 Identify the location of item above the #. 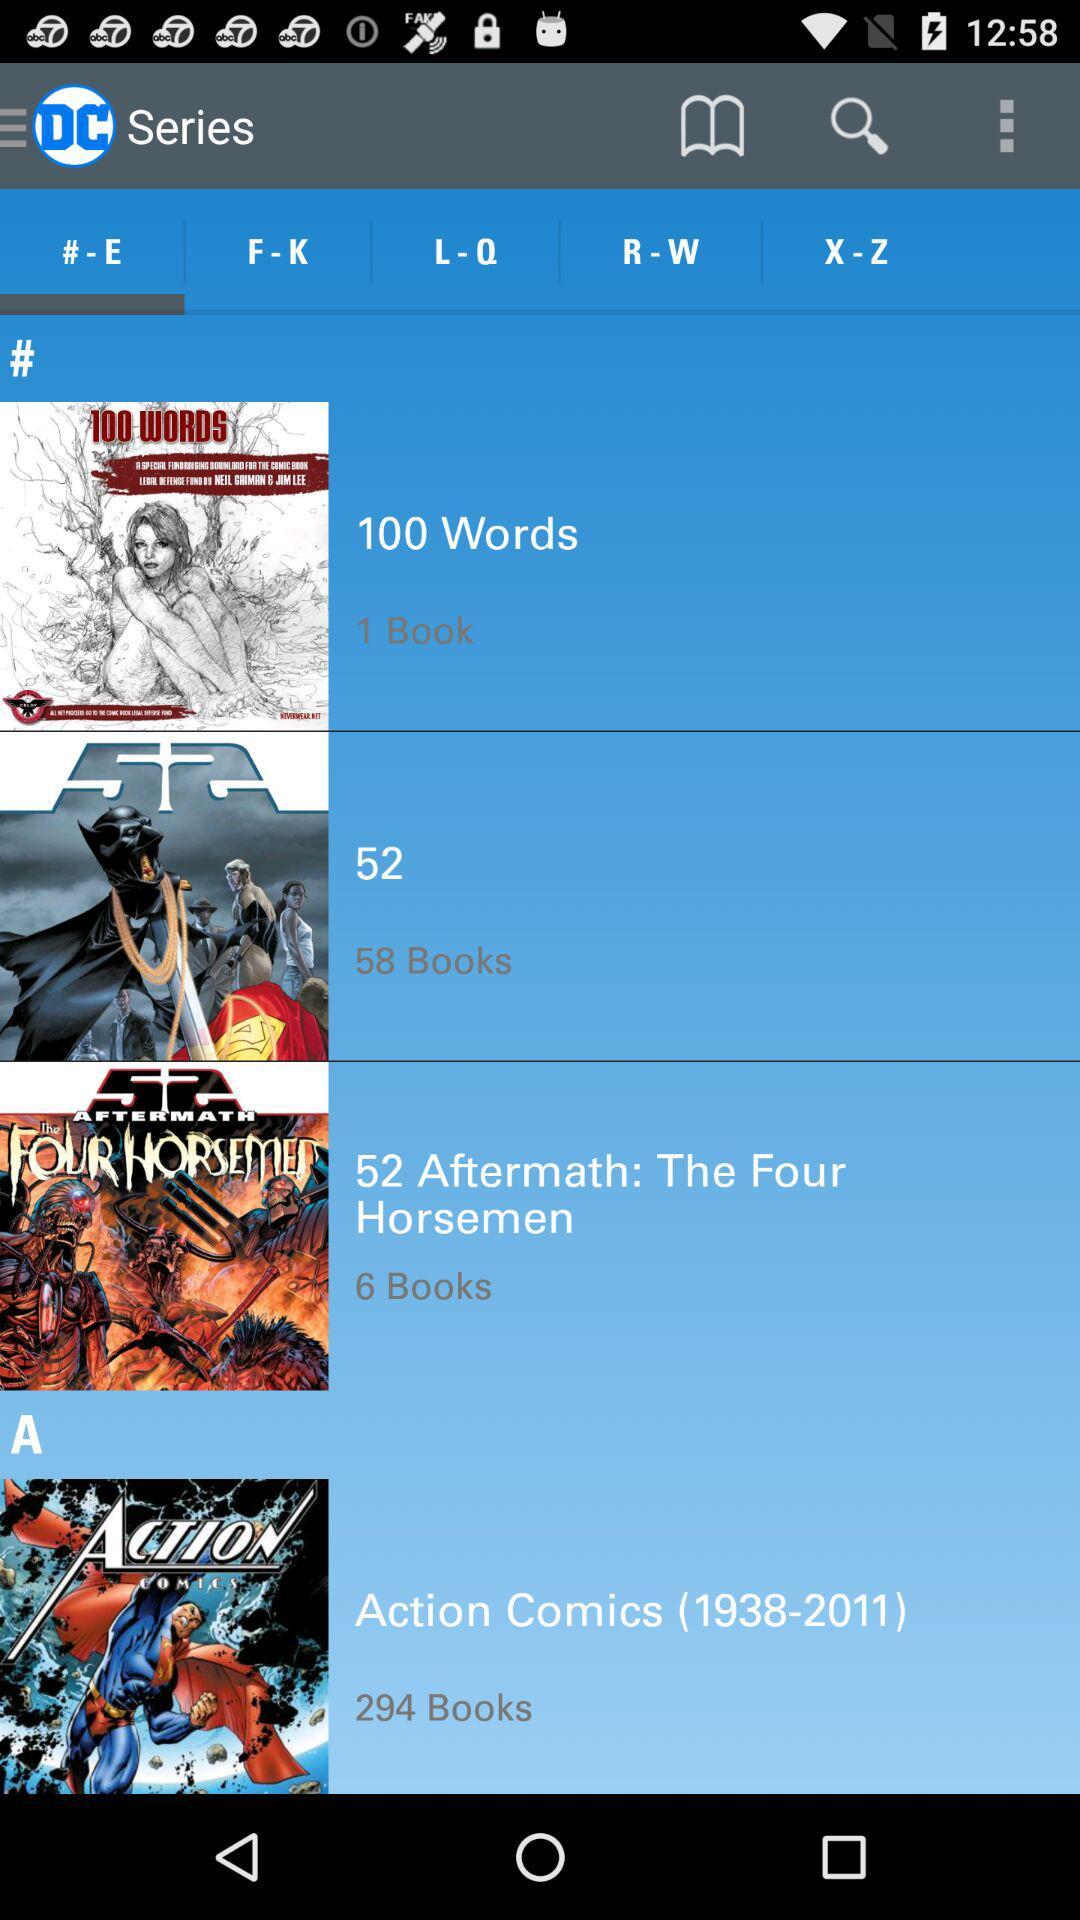
(660, 251).